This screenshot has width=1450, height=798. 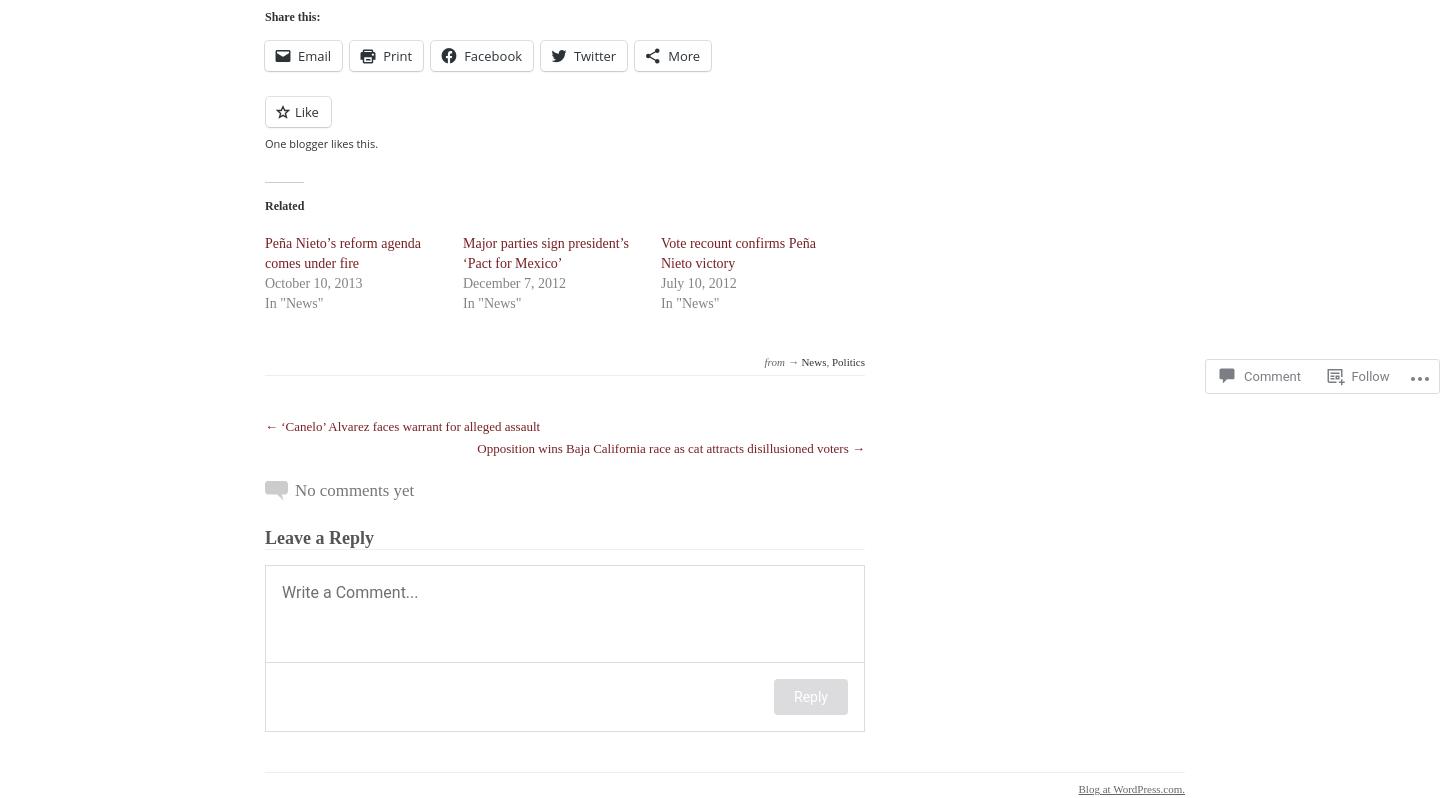 What do you see at coordinates (463, 56) in the screenshot?
I see `'Facebook'` at bounding box center [463, 56].